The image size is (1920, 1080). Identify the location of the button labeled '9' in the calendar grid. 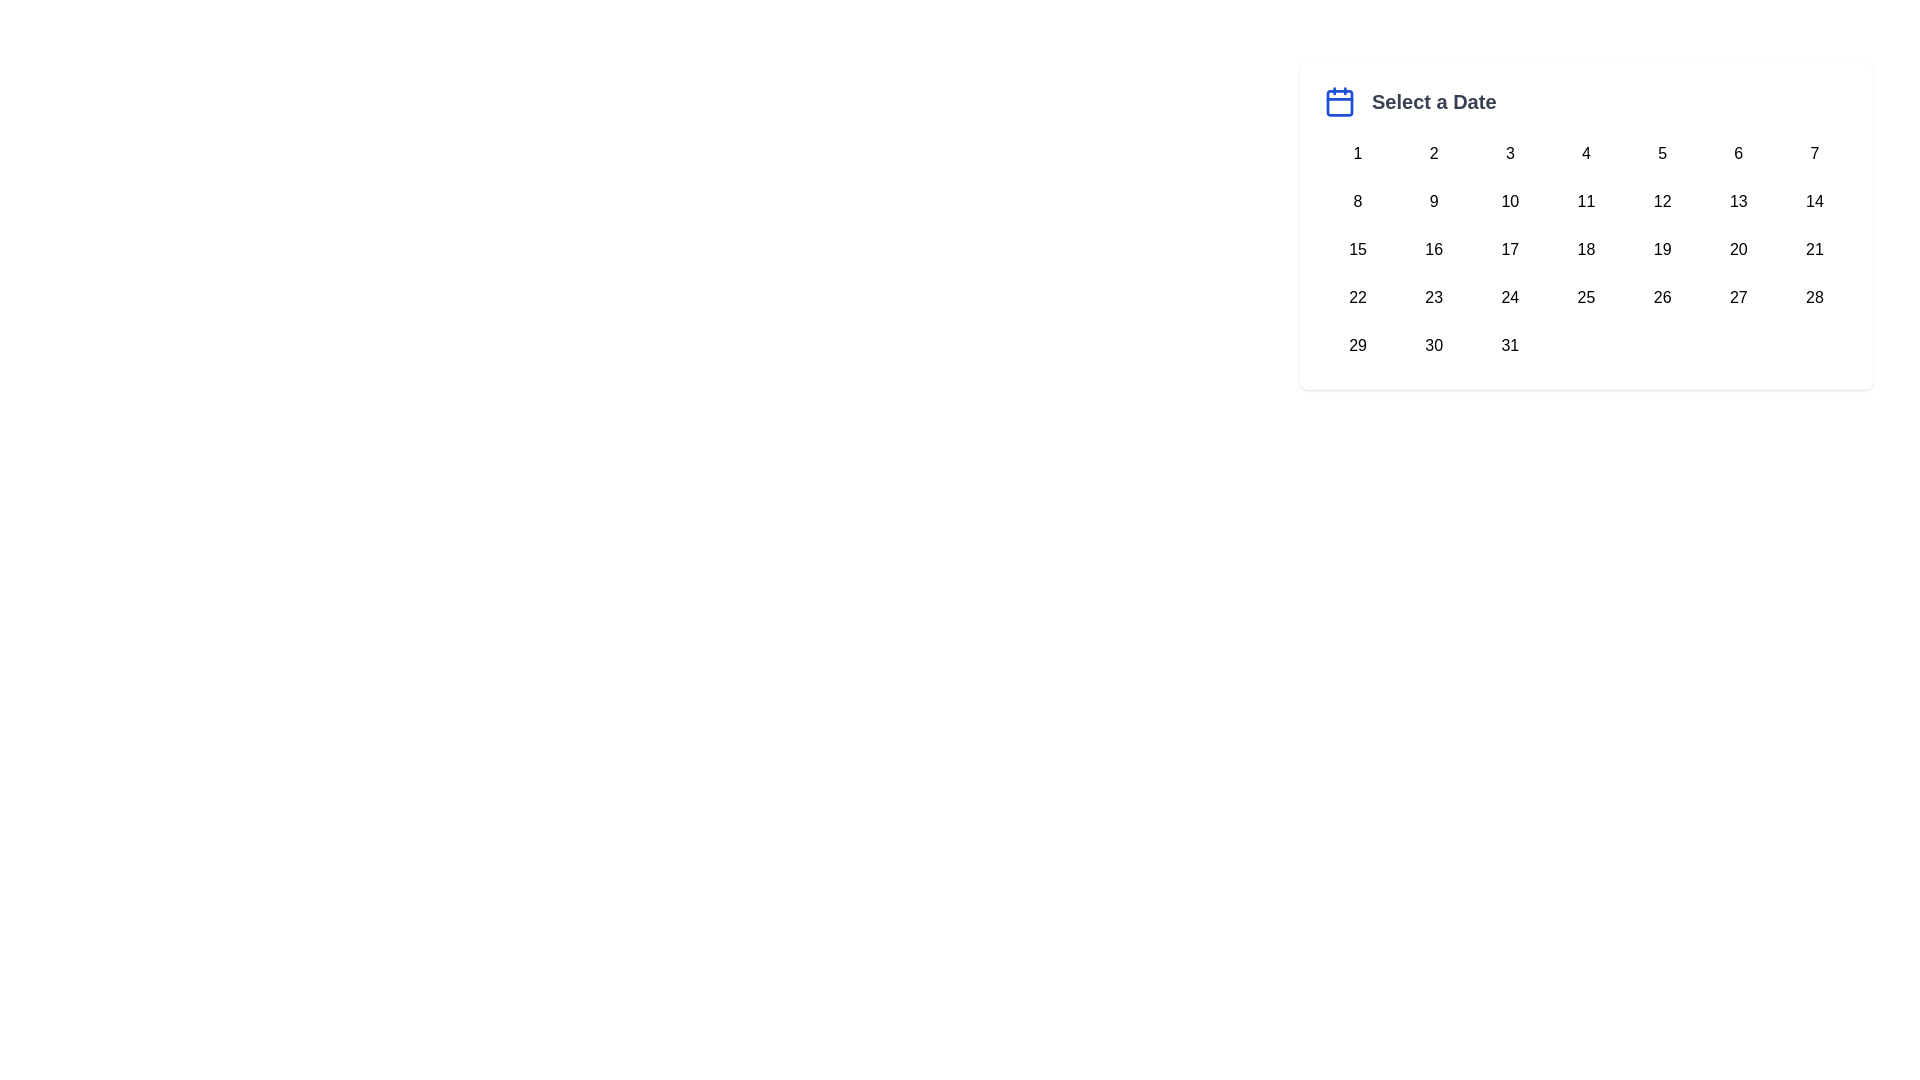
(1433, 201).